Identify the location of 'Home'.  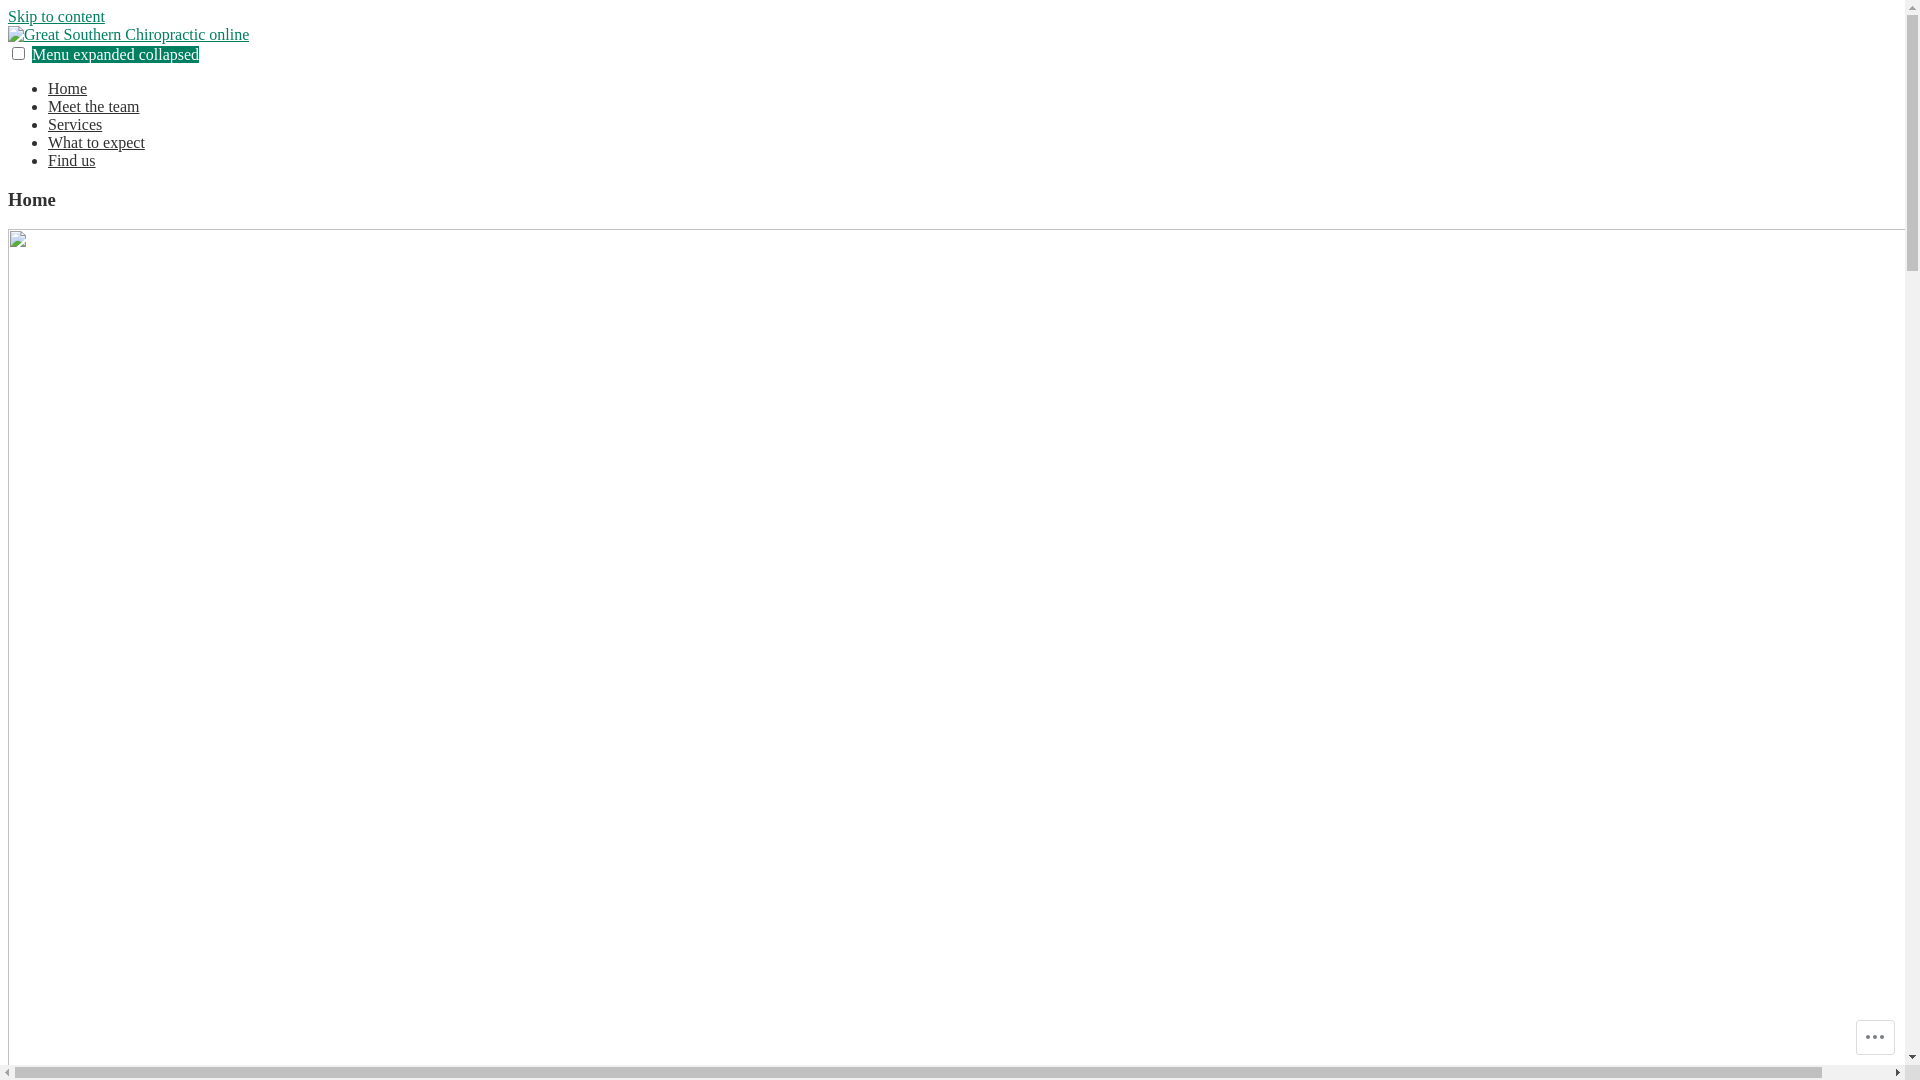
(67, 87).